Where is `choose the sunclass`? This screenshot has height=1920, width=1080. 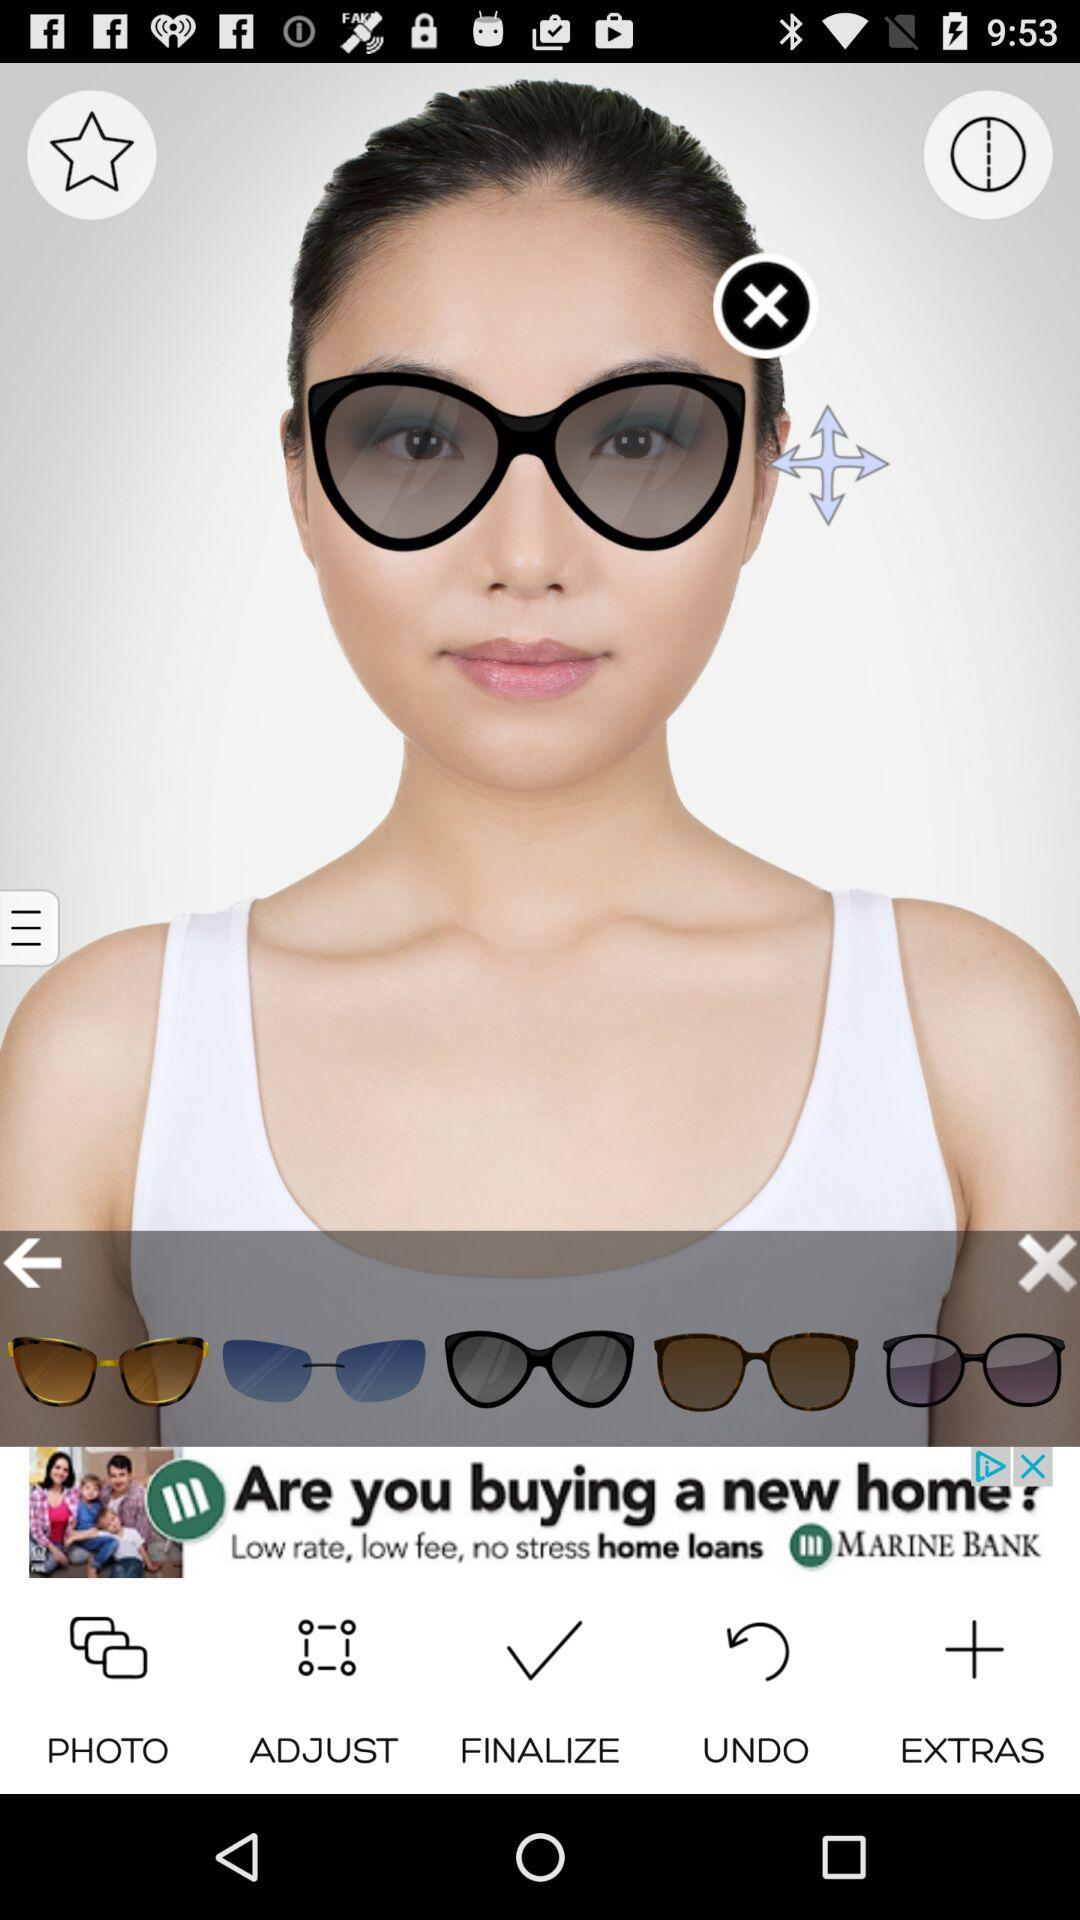
choose the sunclass is located at coordinates (971, 1370).